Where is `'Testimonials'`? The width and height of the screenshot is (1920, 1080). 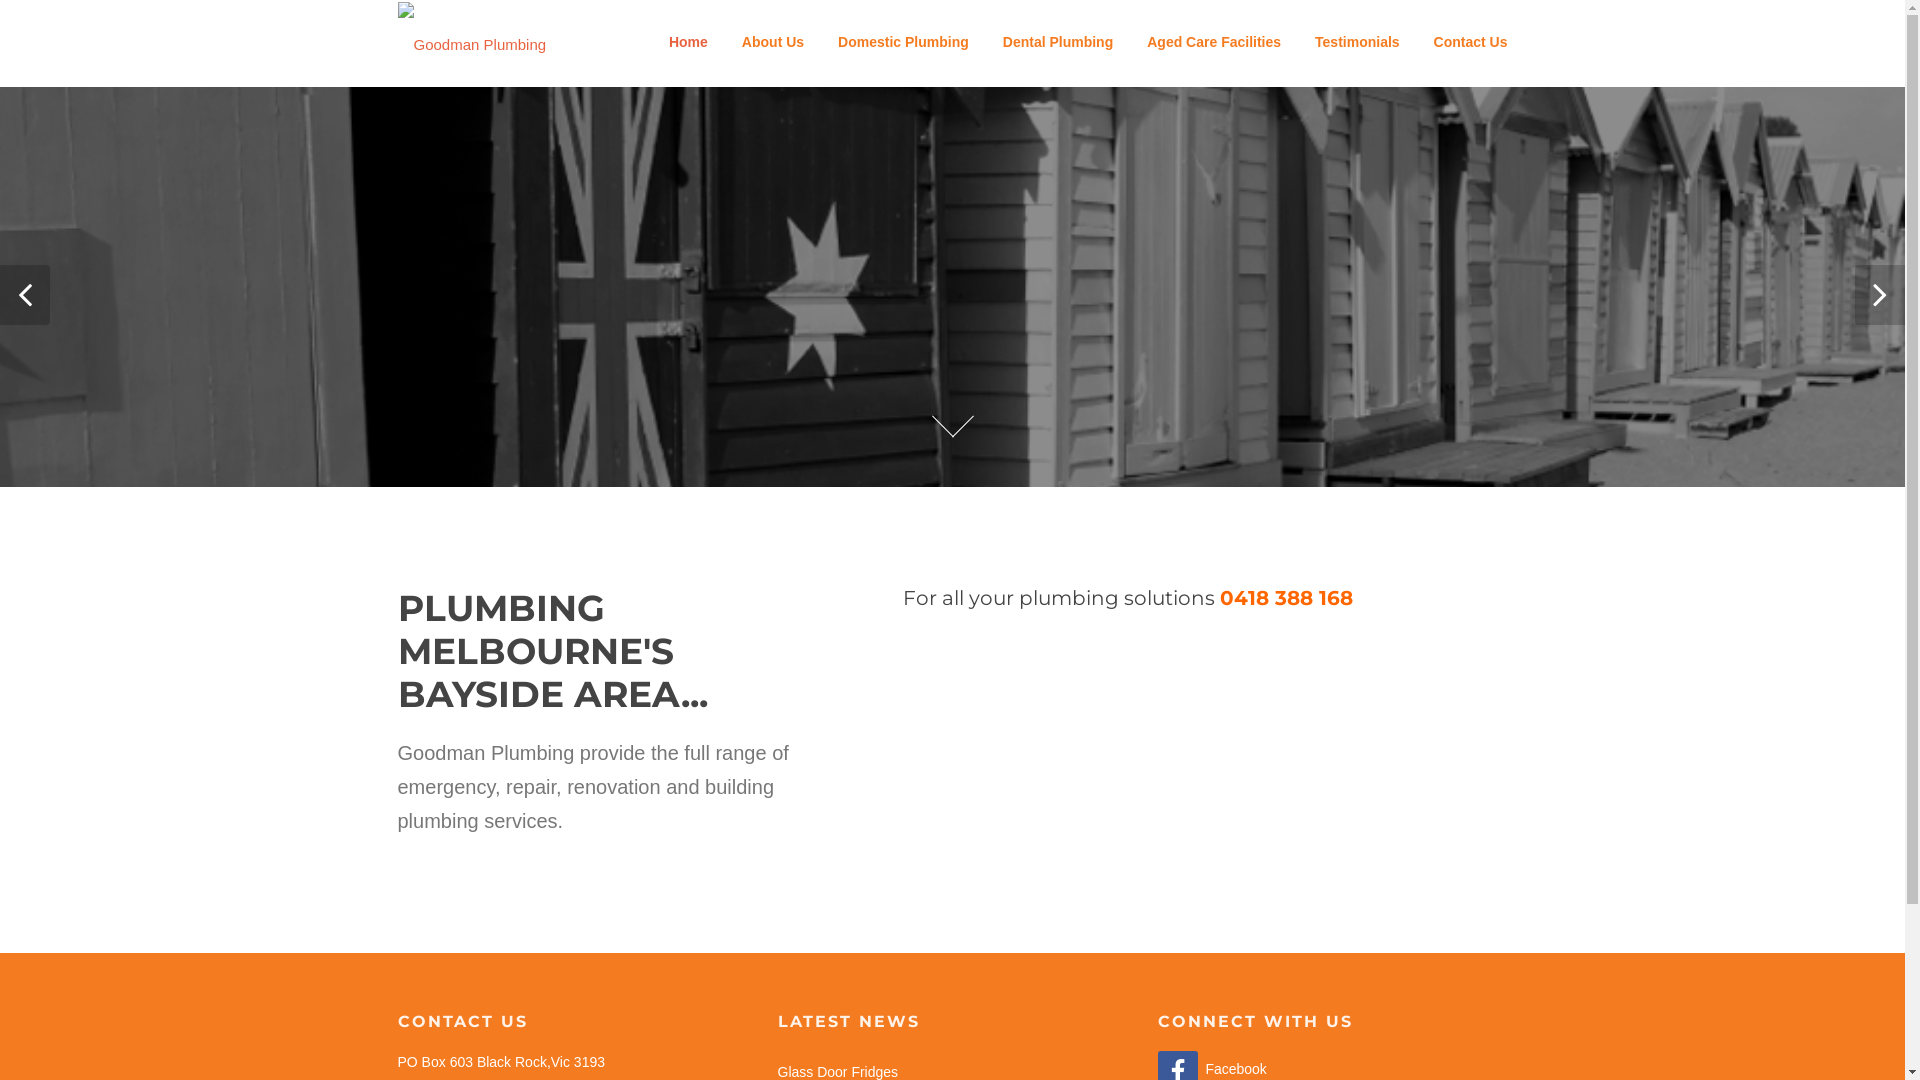
'Testimonials' is located at coordinates (1357, 42).